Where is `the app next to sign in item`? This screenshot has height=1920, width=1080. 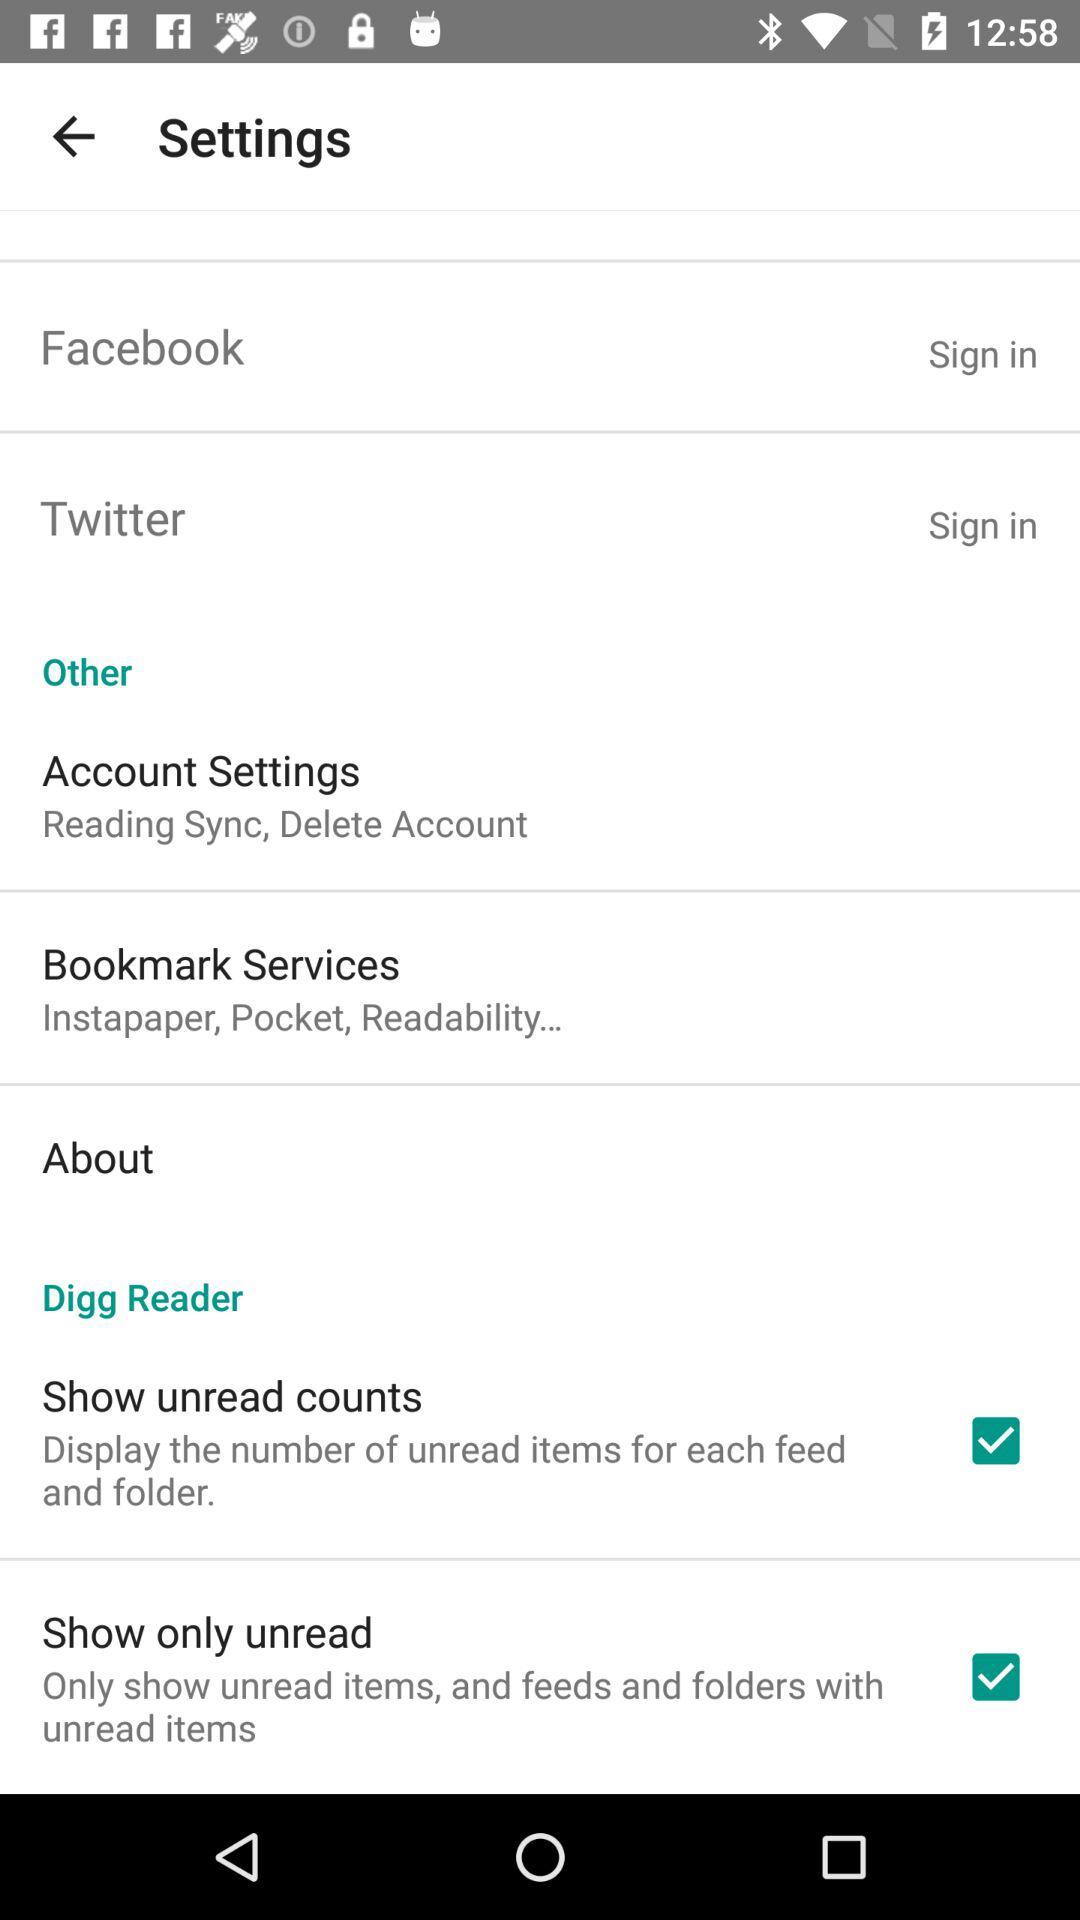
the app next to sign in item is located at coordinates (141, 346).